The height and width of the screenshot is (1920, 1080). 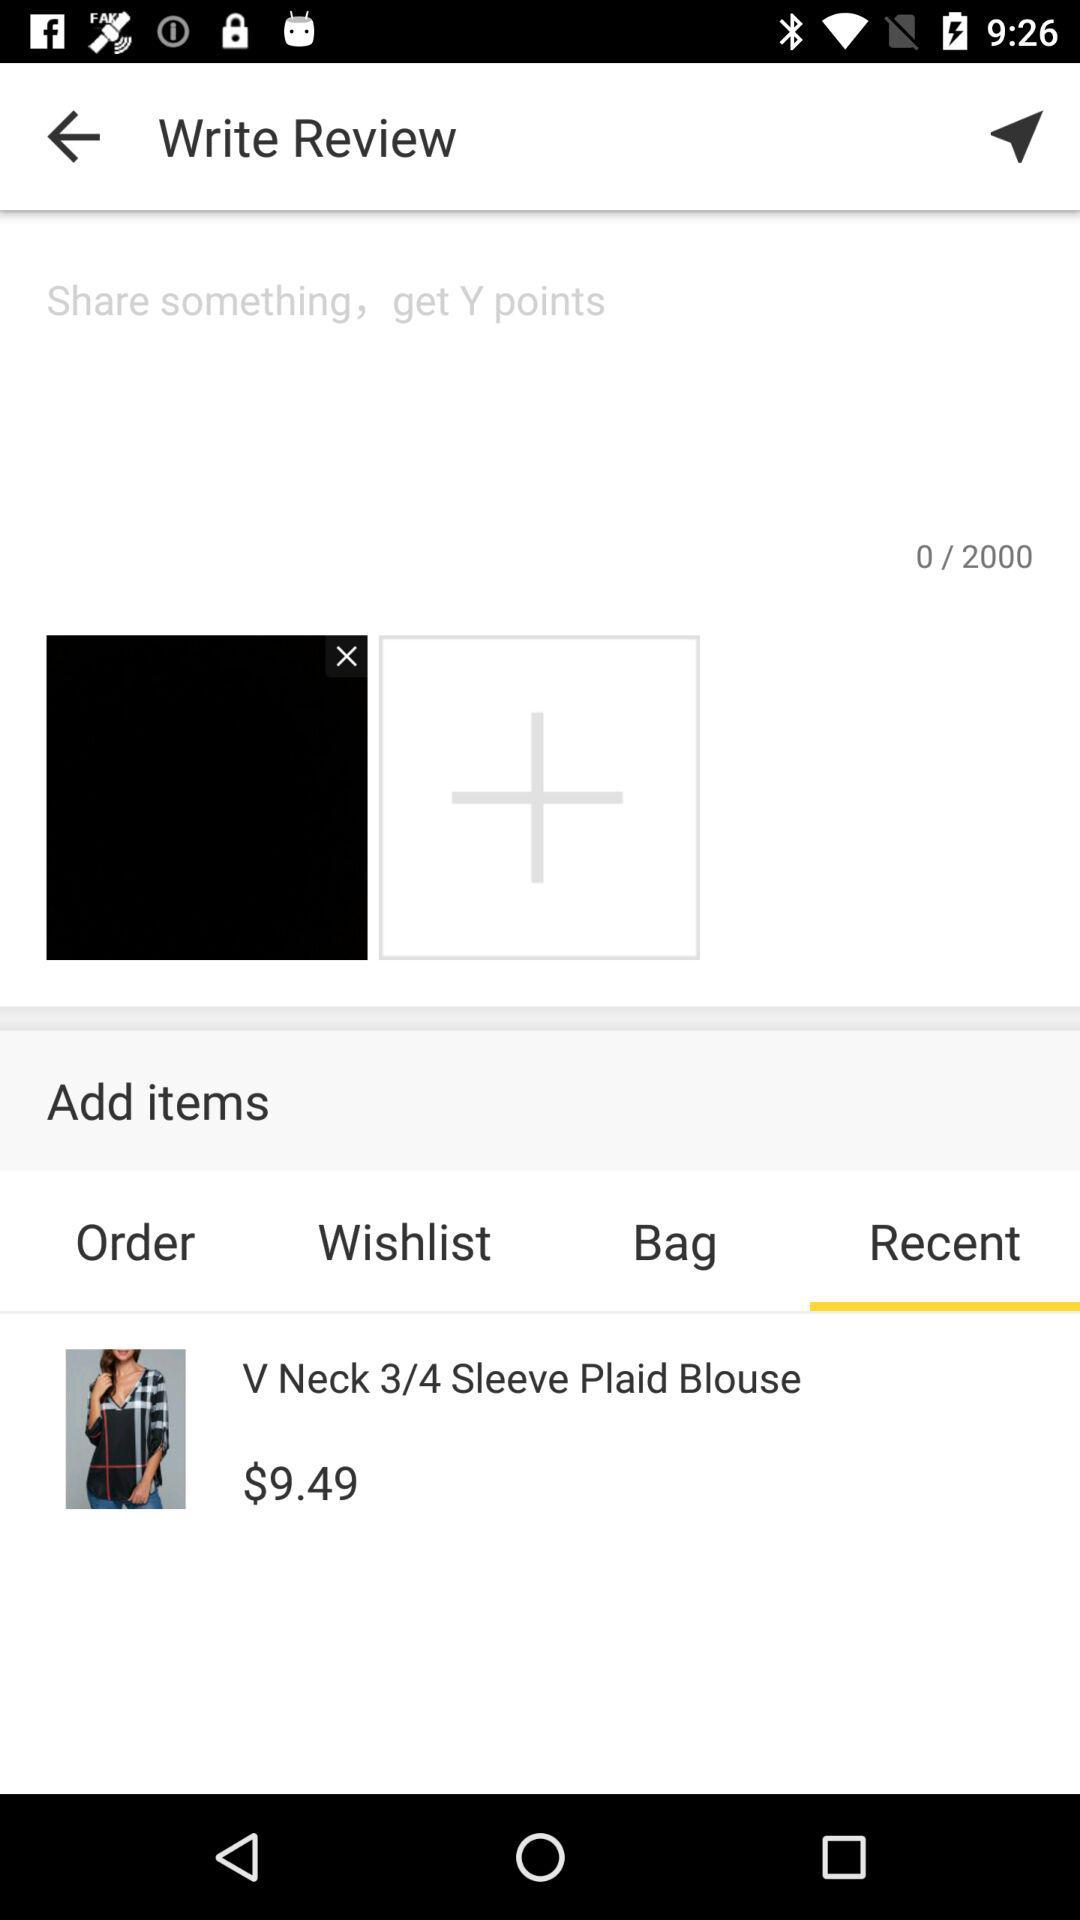 I want to click on item next to the v neck 3 icon, so click(x=126, y=1428).